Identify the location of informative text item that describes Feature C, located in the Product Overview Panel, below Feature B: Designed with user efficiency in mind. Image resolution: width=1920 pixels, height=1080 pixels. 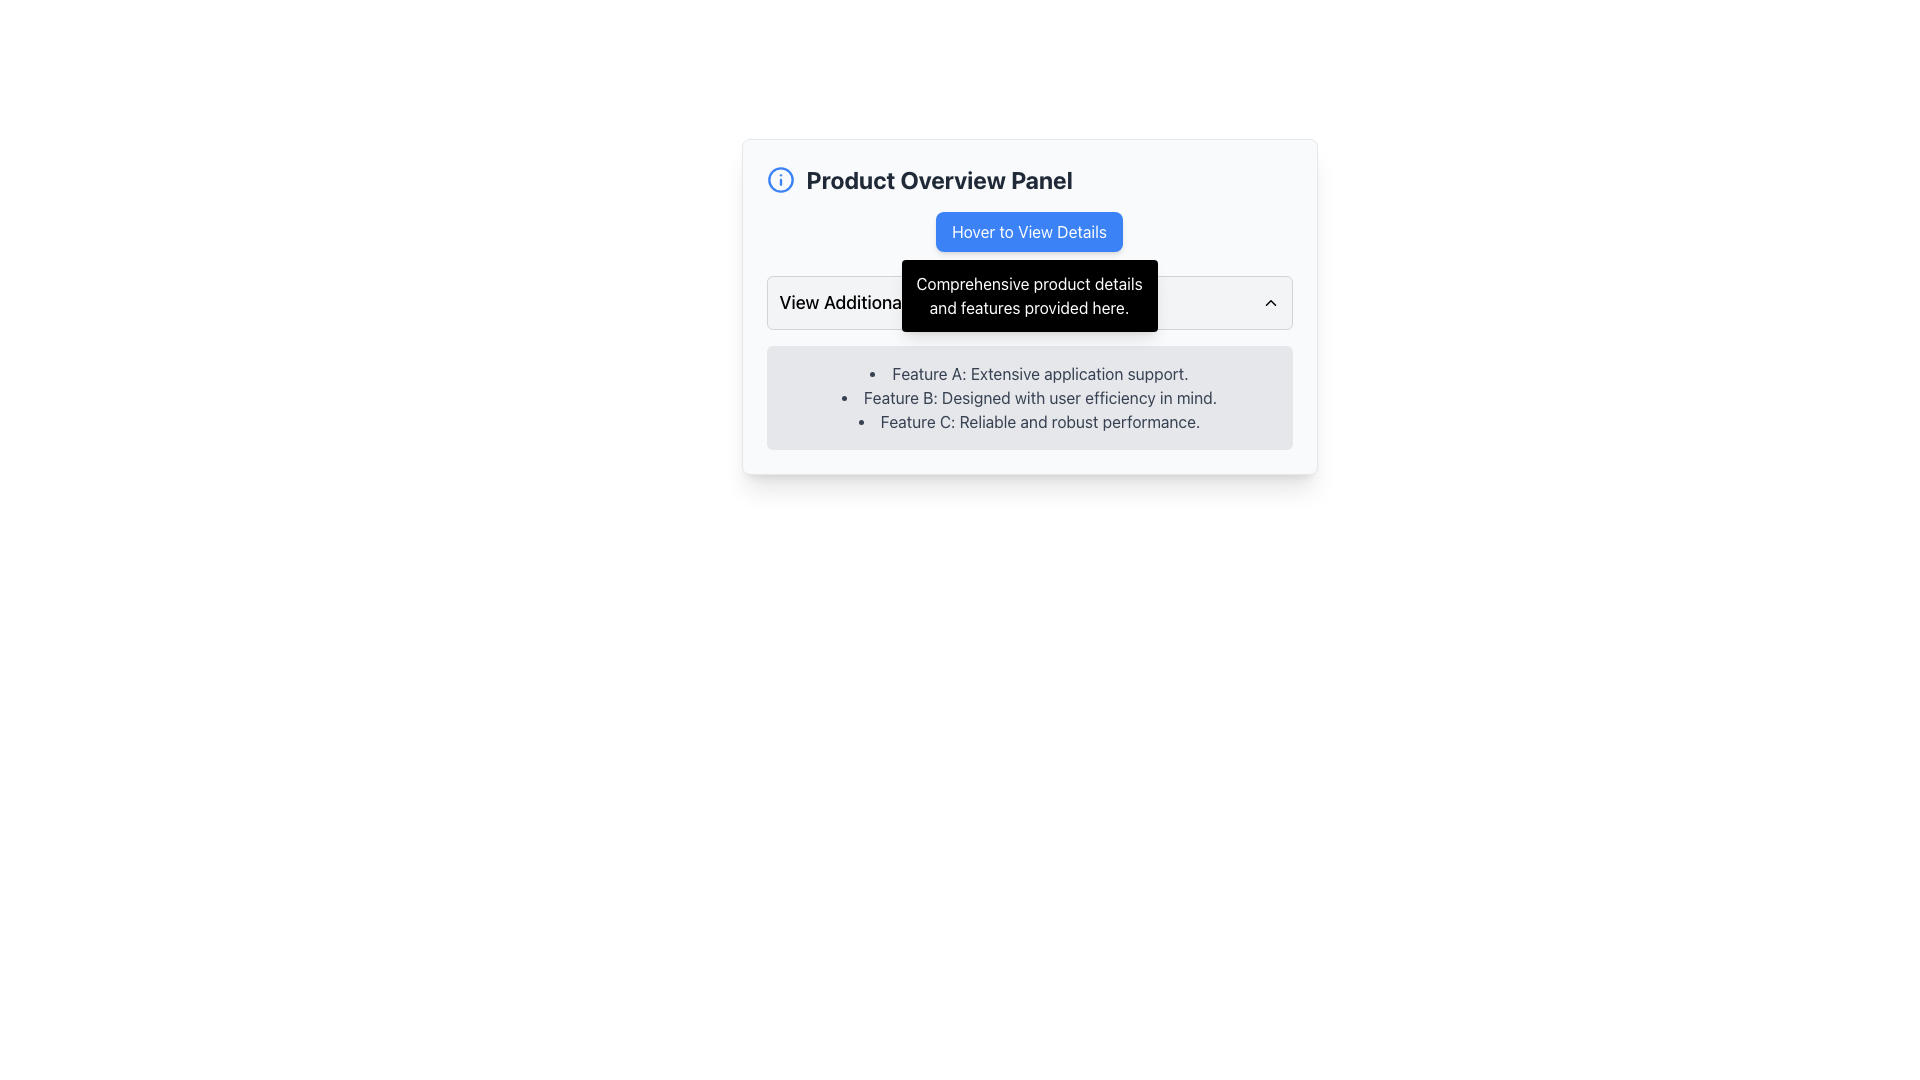
(1029, 420).